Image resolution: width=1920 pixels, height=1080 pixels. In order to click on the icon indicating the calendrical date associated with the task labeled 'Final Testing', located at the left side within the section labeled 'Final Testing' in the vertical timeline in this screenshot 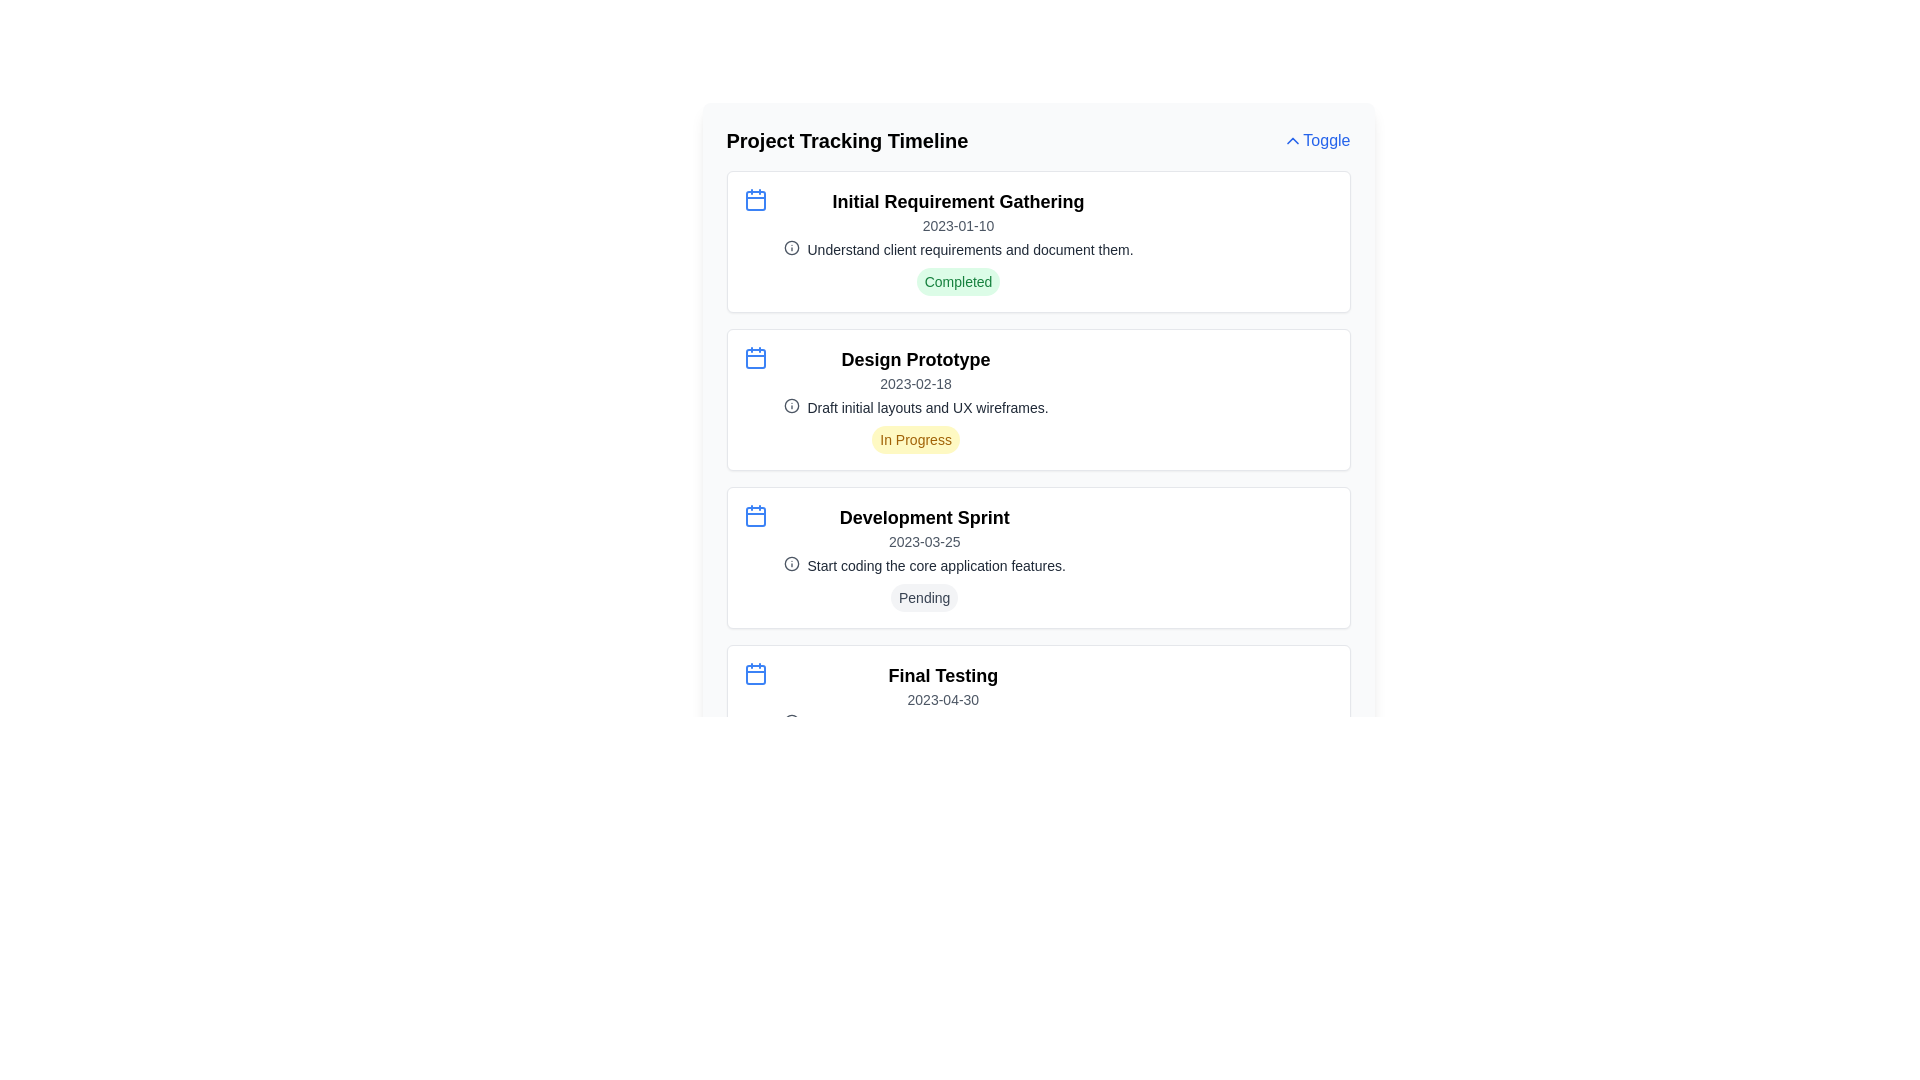, I will do `click(754, 674)`.